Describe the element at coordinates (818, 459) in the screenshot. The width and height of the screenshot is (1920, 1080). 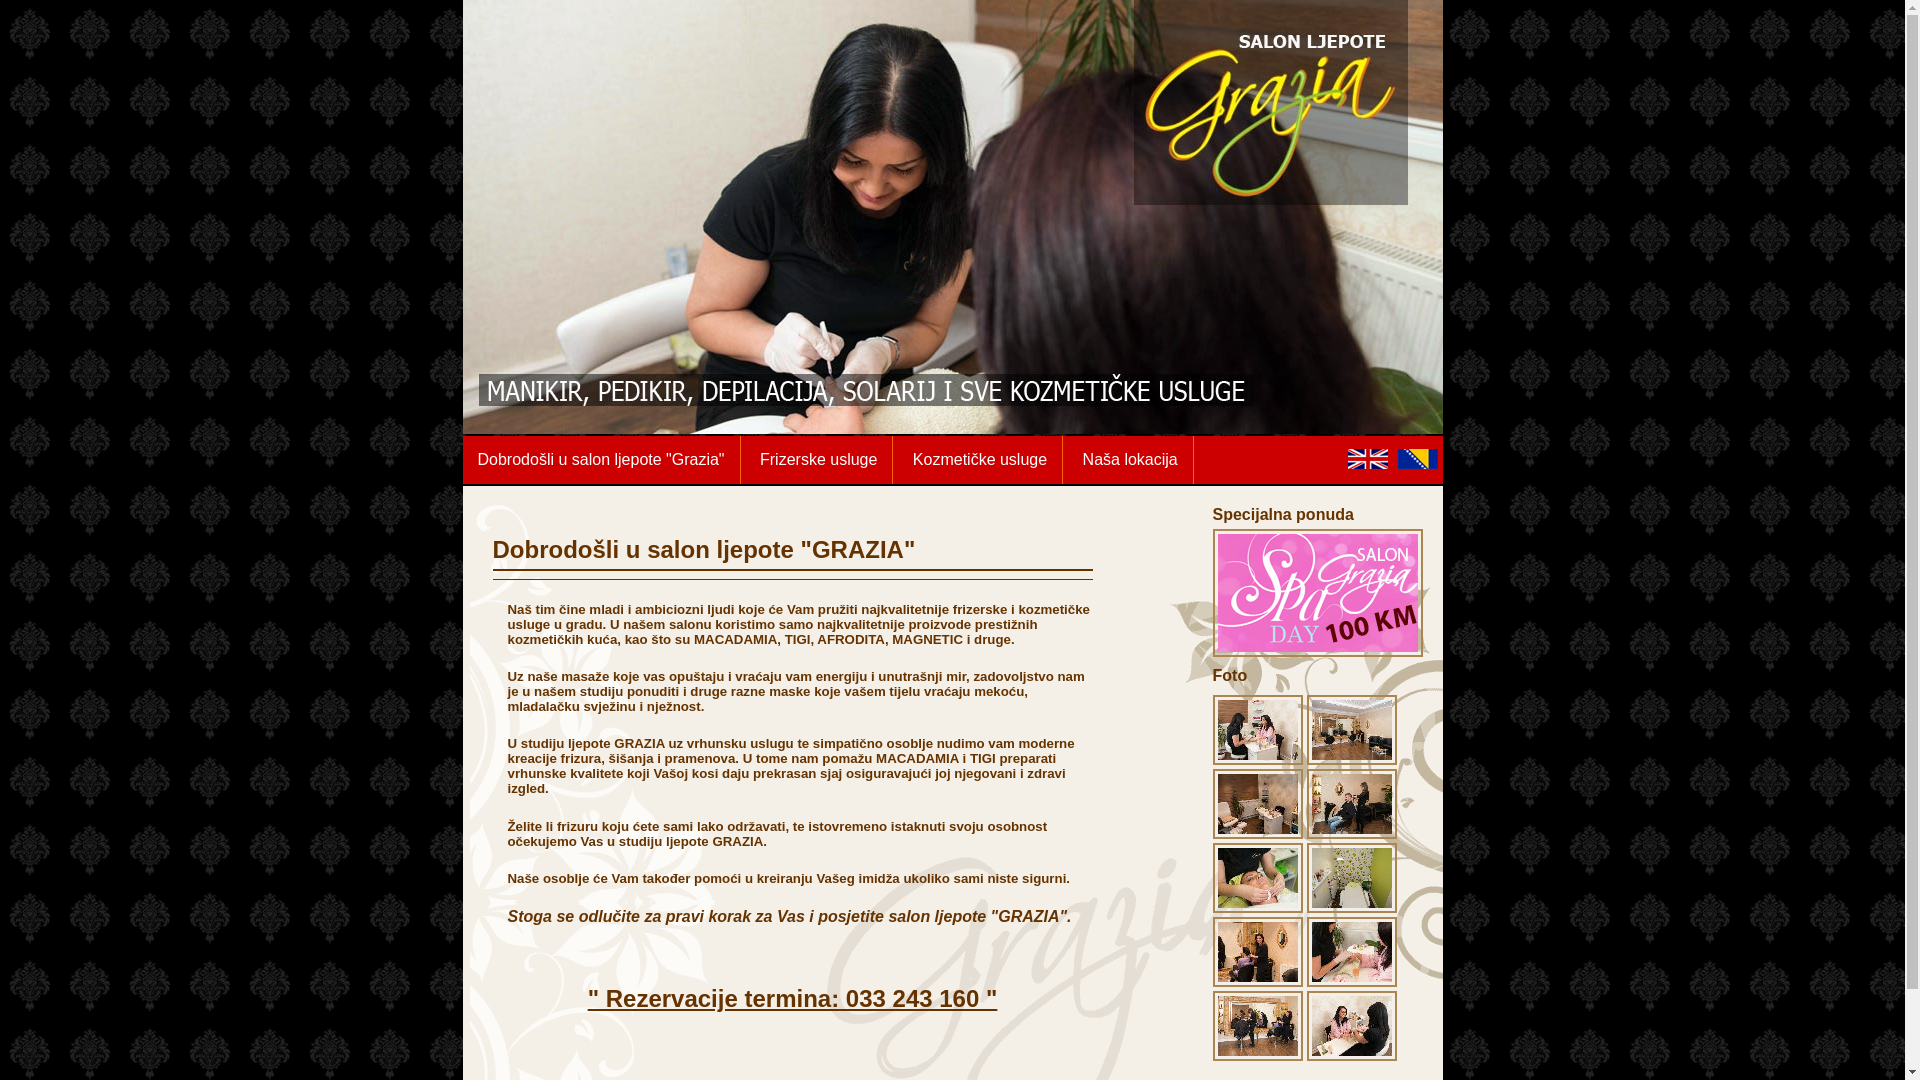
I see `'Frizerske usluge'` at that location.